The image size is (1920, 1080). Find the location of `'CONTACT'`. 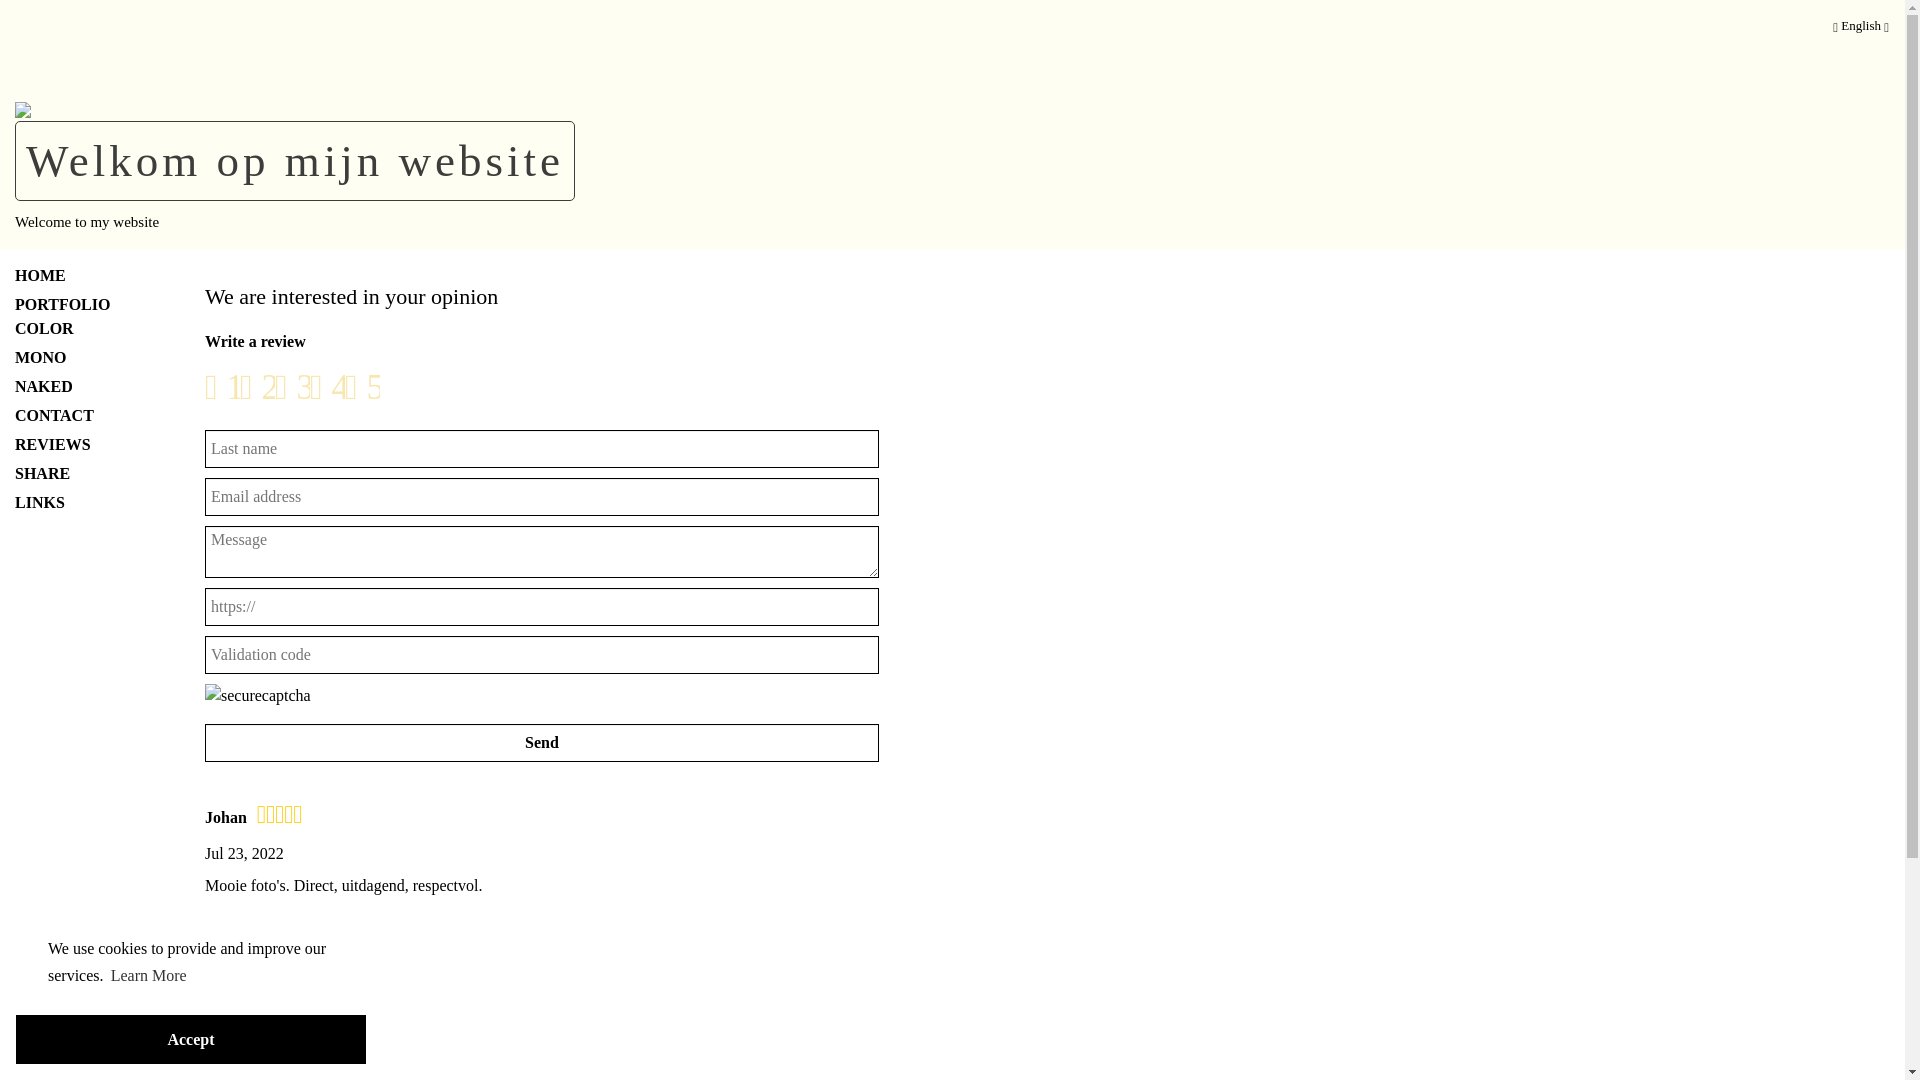

'CONTACT' is located at coordinates (80, 415).